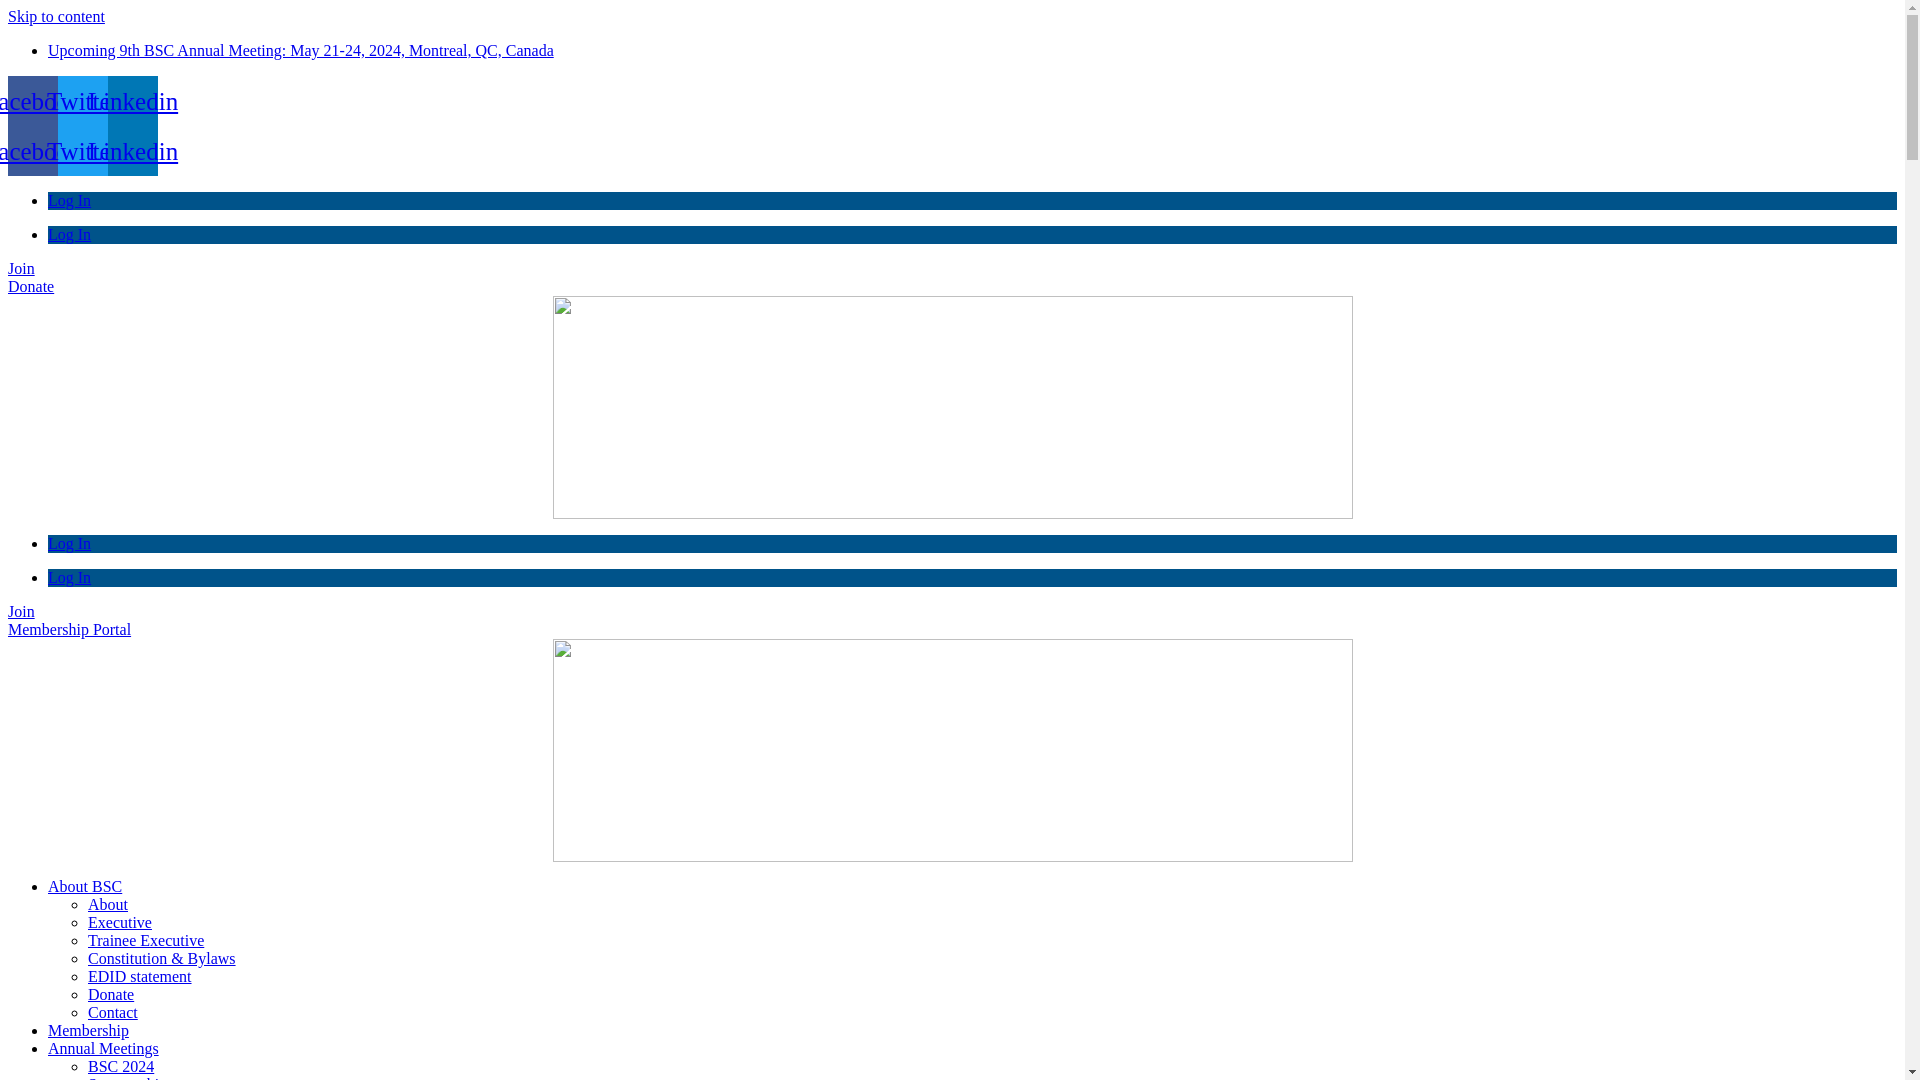  I want to click on 'Executive', so click(119, 922).